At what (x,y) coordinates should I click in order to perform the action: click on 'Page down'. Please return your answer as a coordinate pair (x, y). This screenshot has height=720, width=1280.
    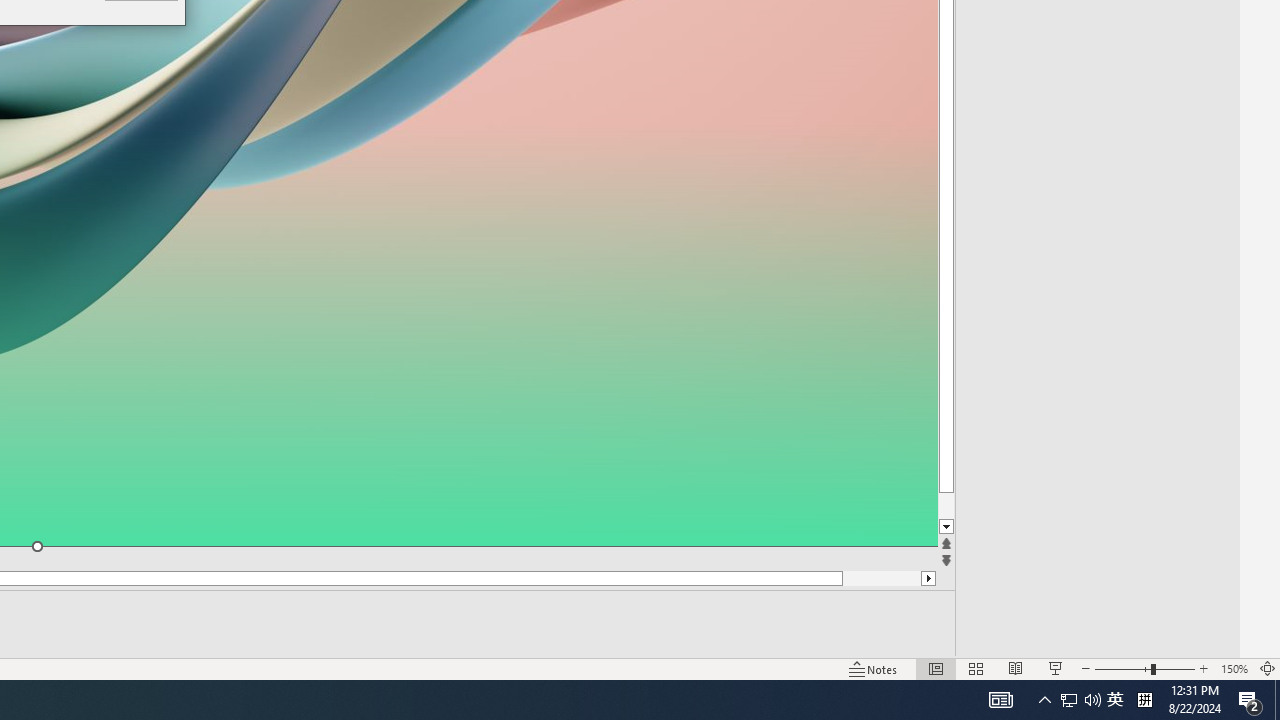
    Looking at the image, I should click on (983, 505).